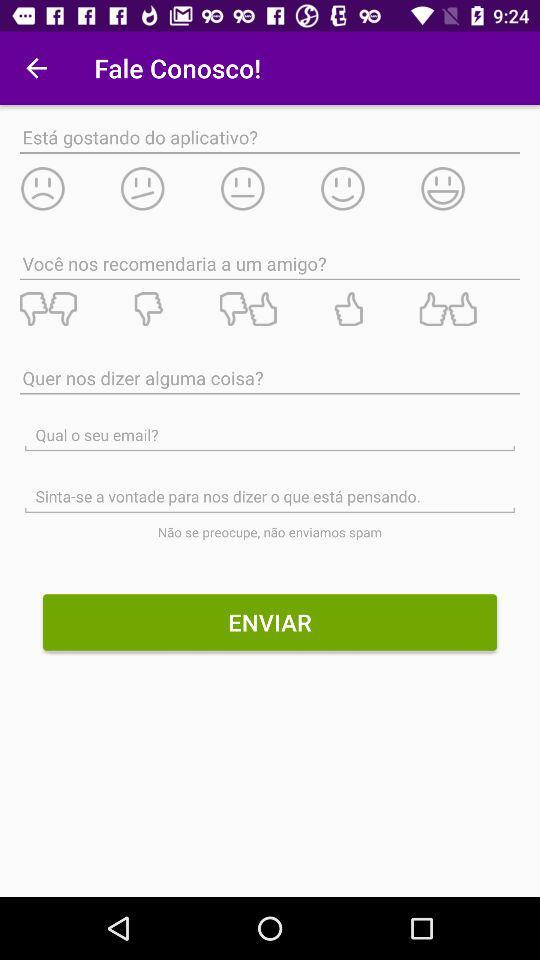  I want to click on enable auto play, so click(368, 188).